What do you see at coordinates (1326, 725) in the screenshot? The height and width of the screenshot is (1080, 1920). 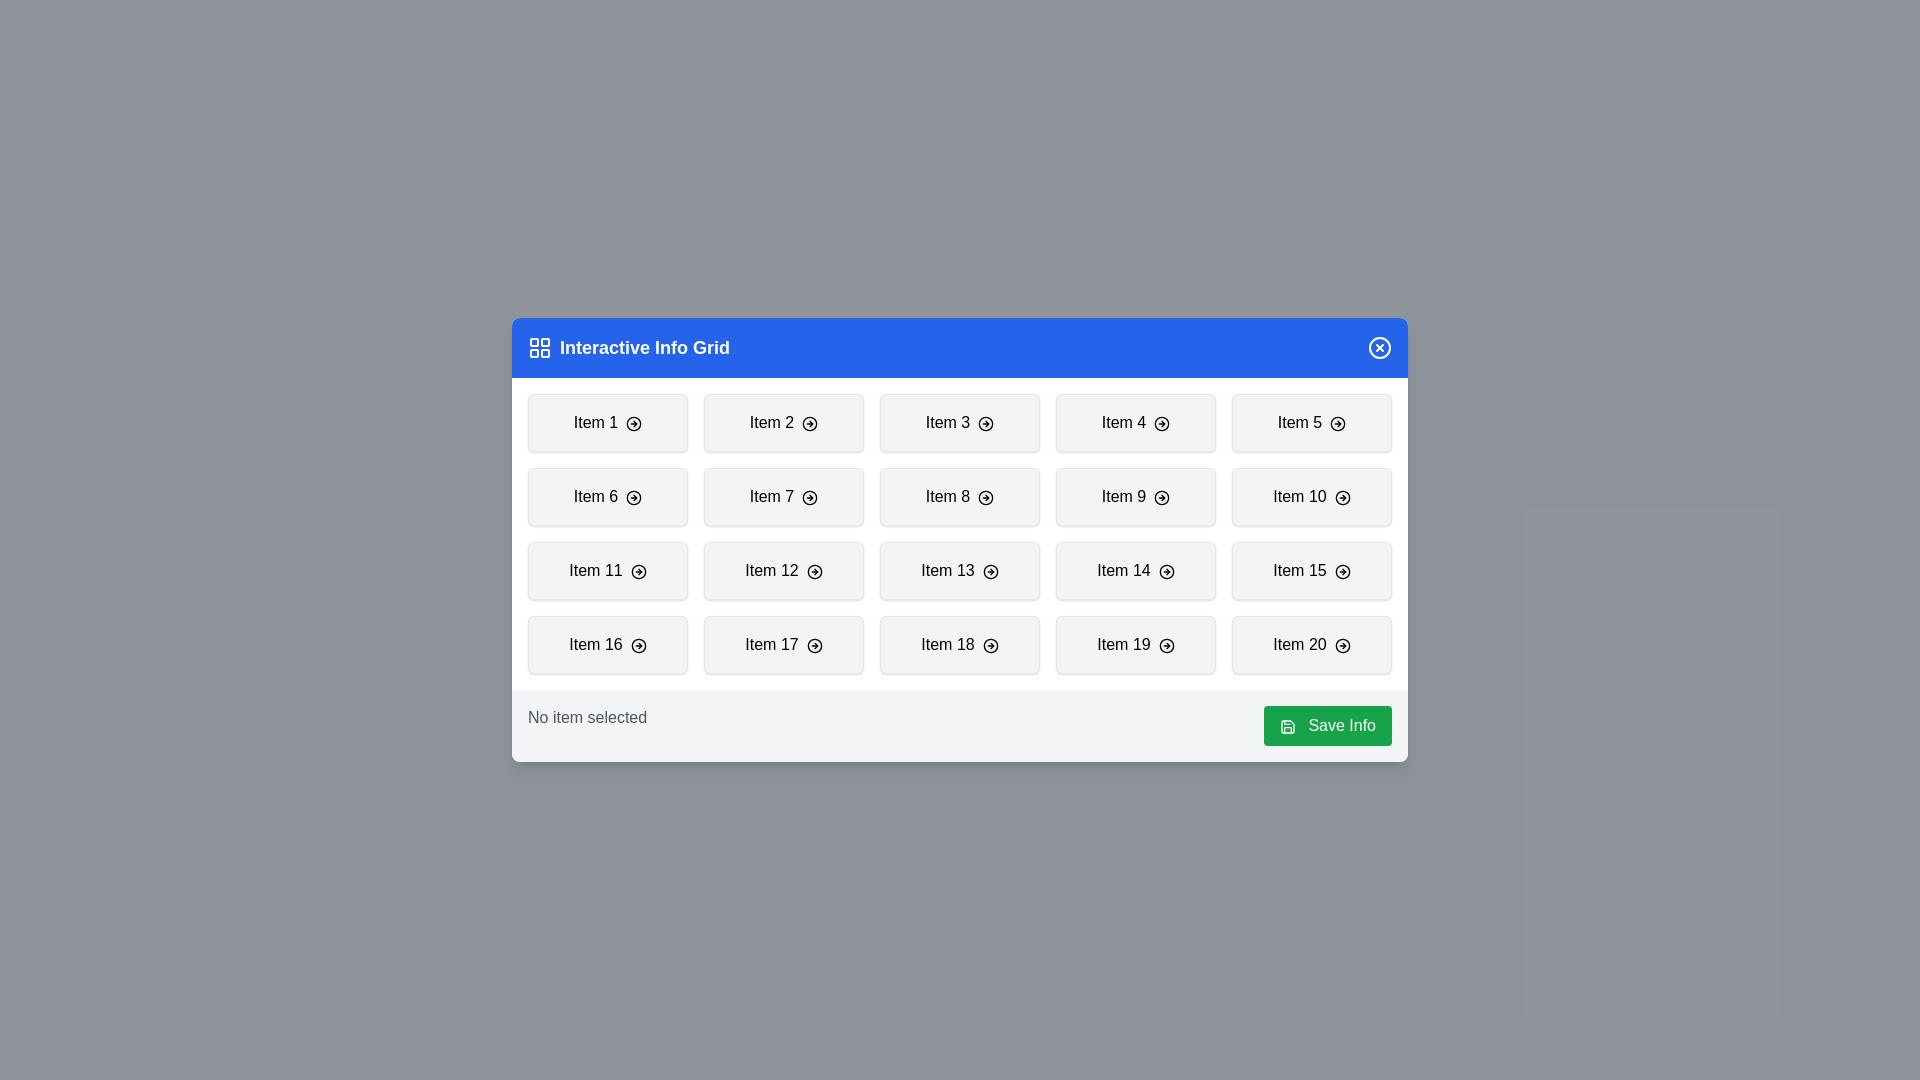 I see `the 'Save Info' button to save the selected item's information` at bounding box center [1326, 725].